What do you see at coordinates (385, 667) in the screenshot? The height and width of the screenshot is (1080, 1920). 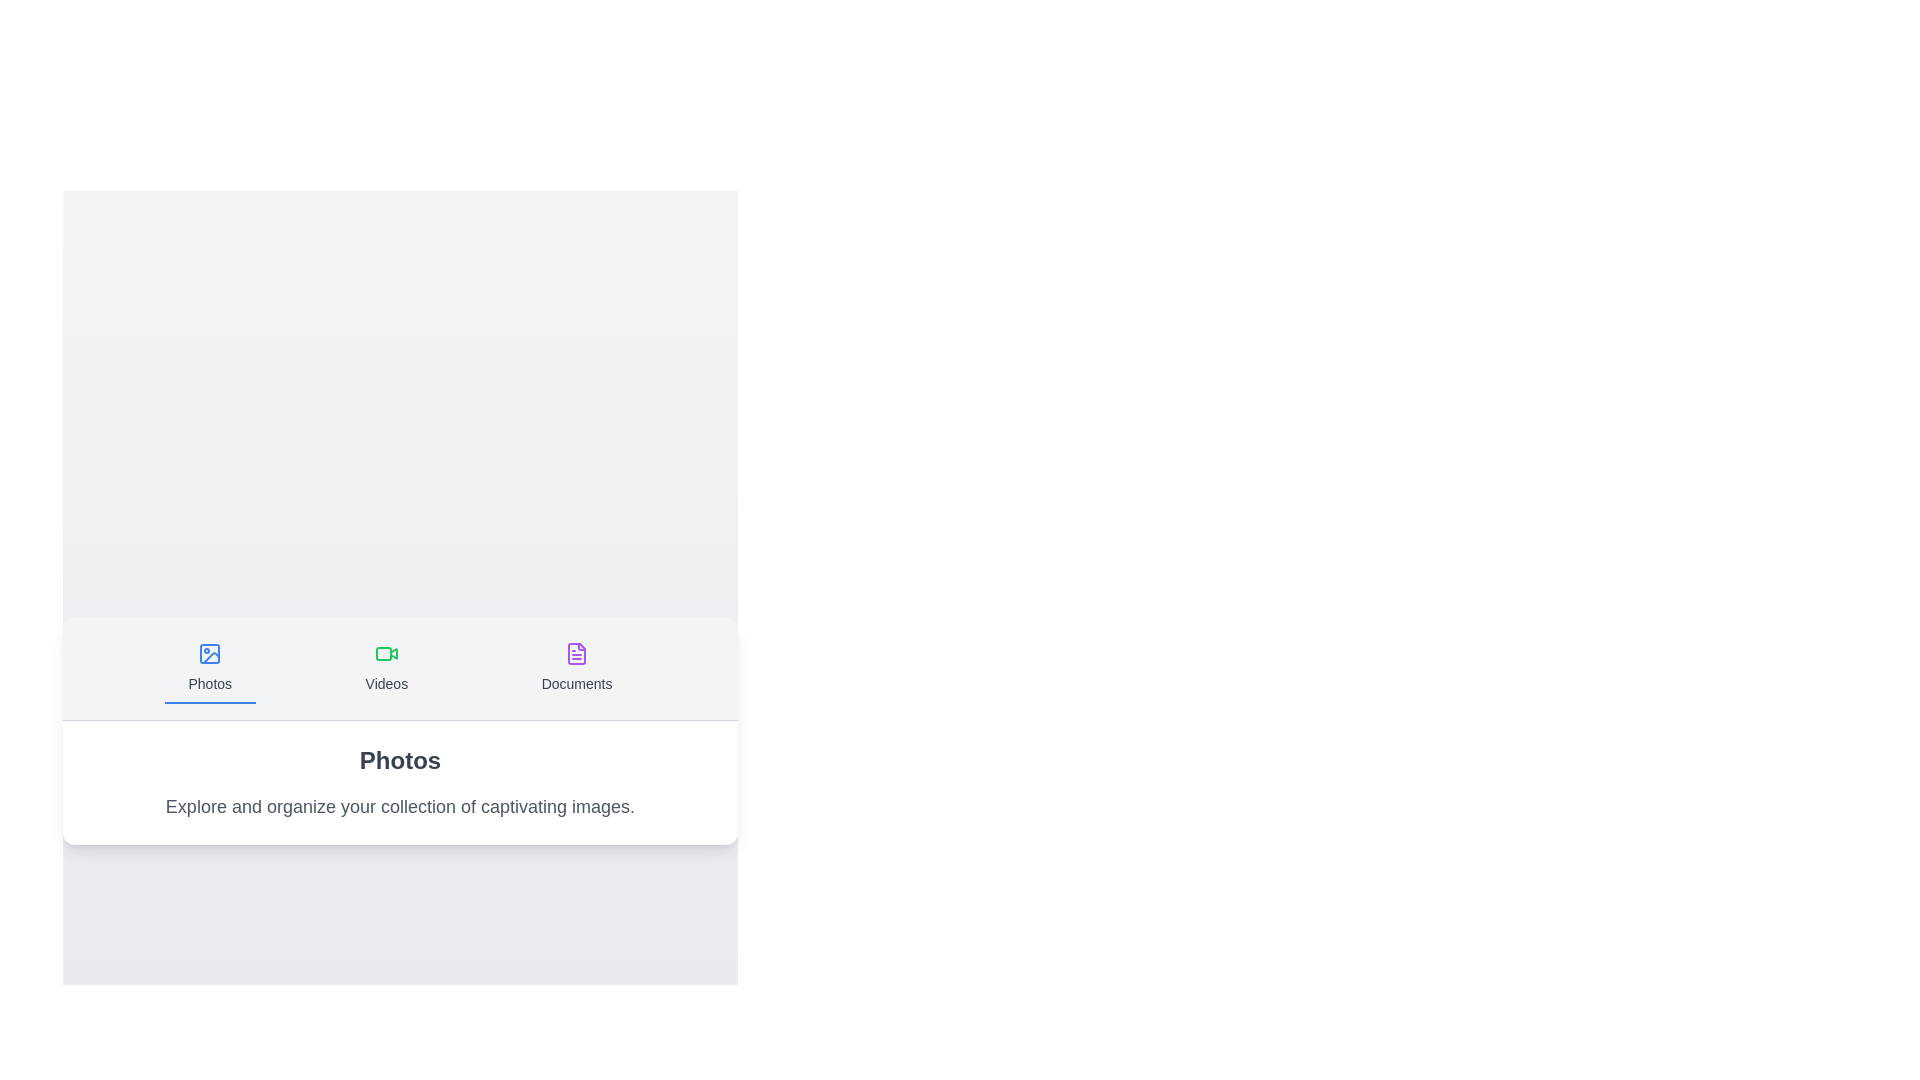 I see `the Videos tab by clicking on it` at bounding box center [385, 667].